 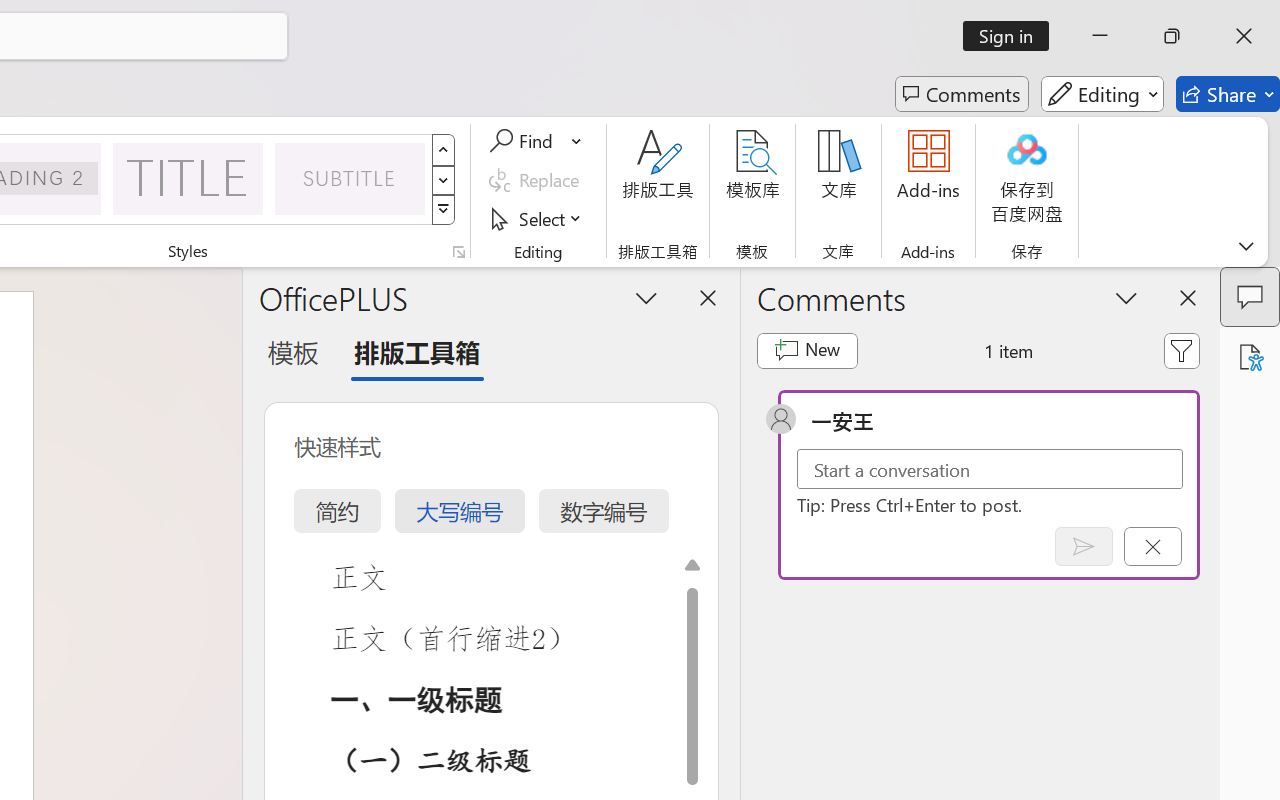 I want to click on 'Sign in', so click(x=1013, y=35).